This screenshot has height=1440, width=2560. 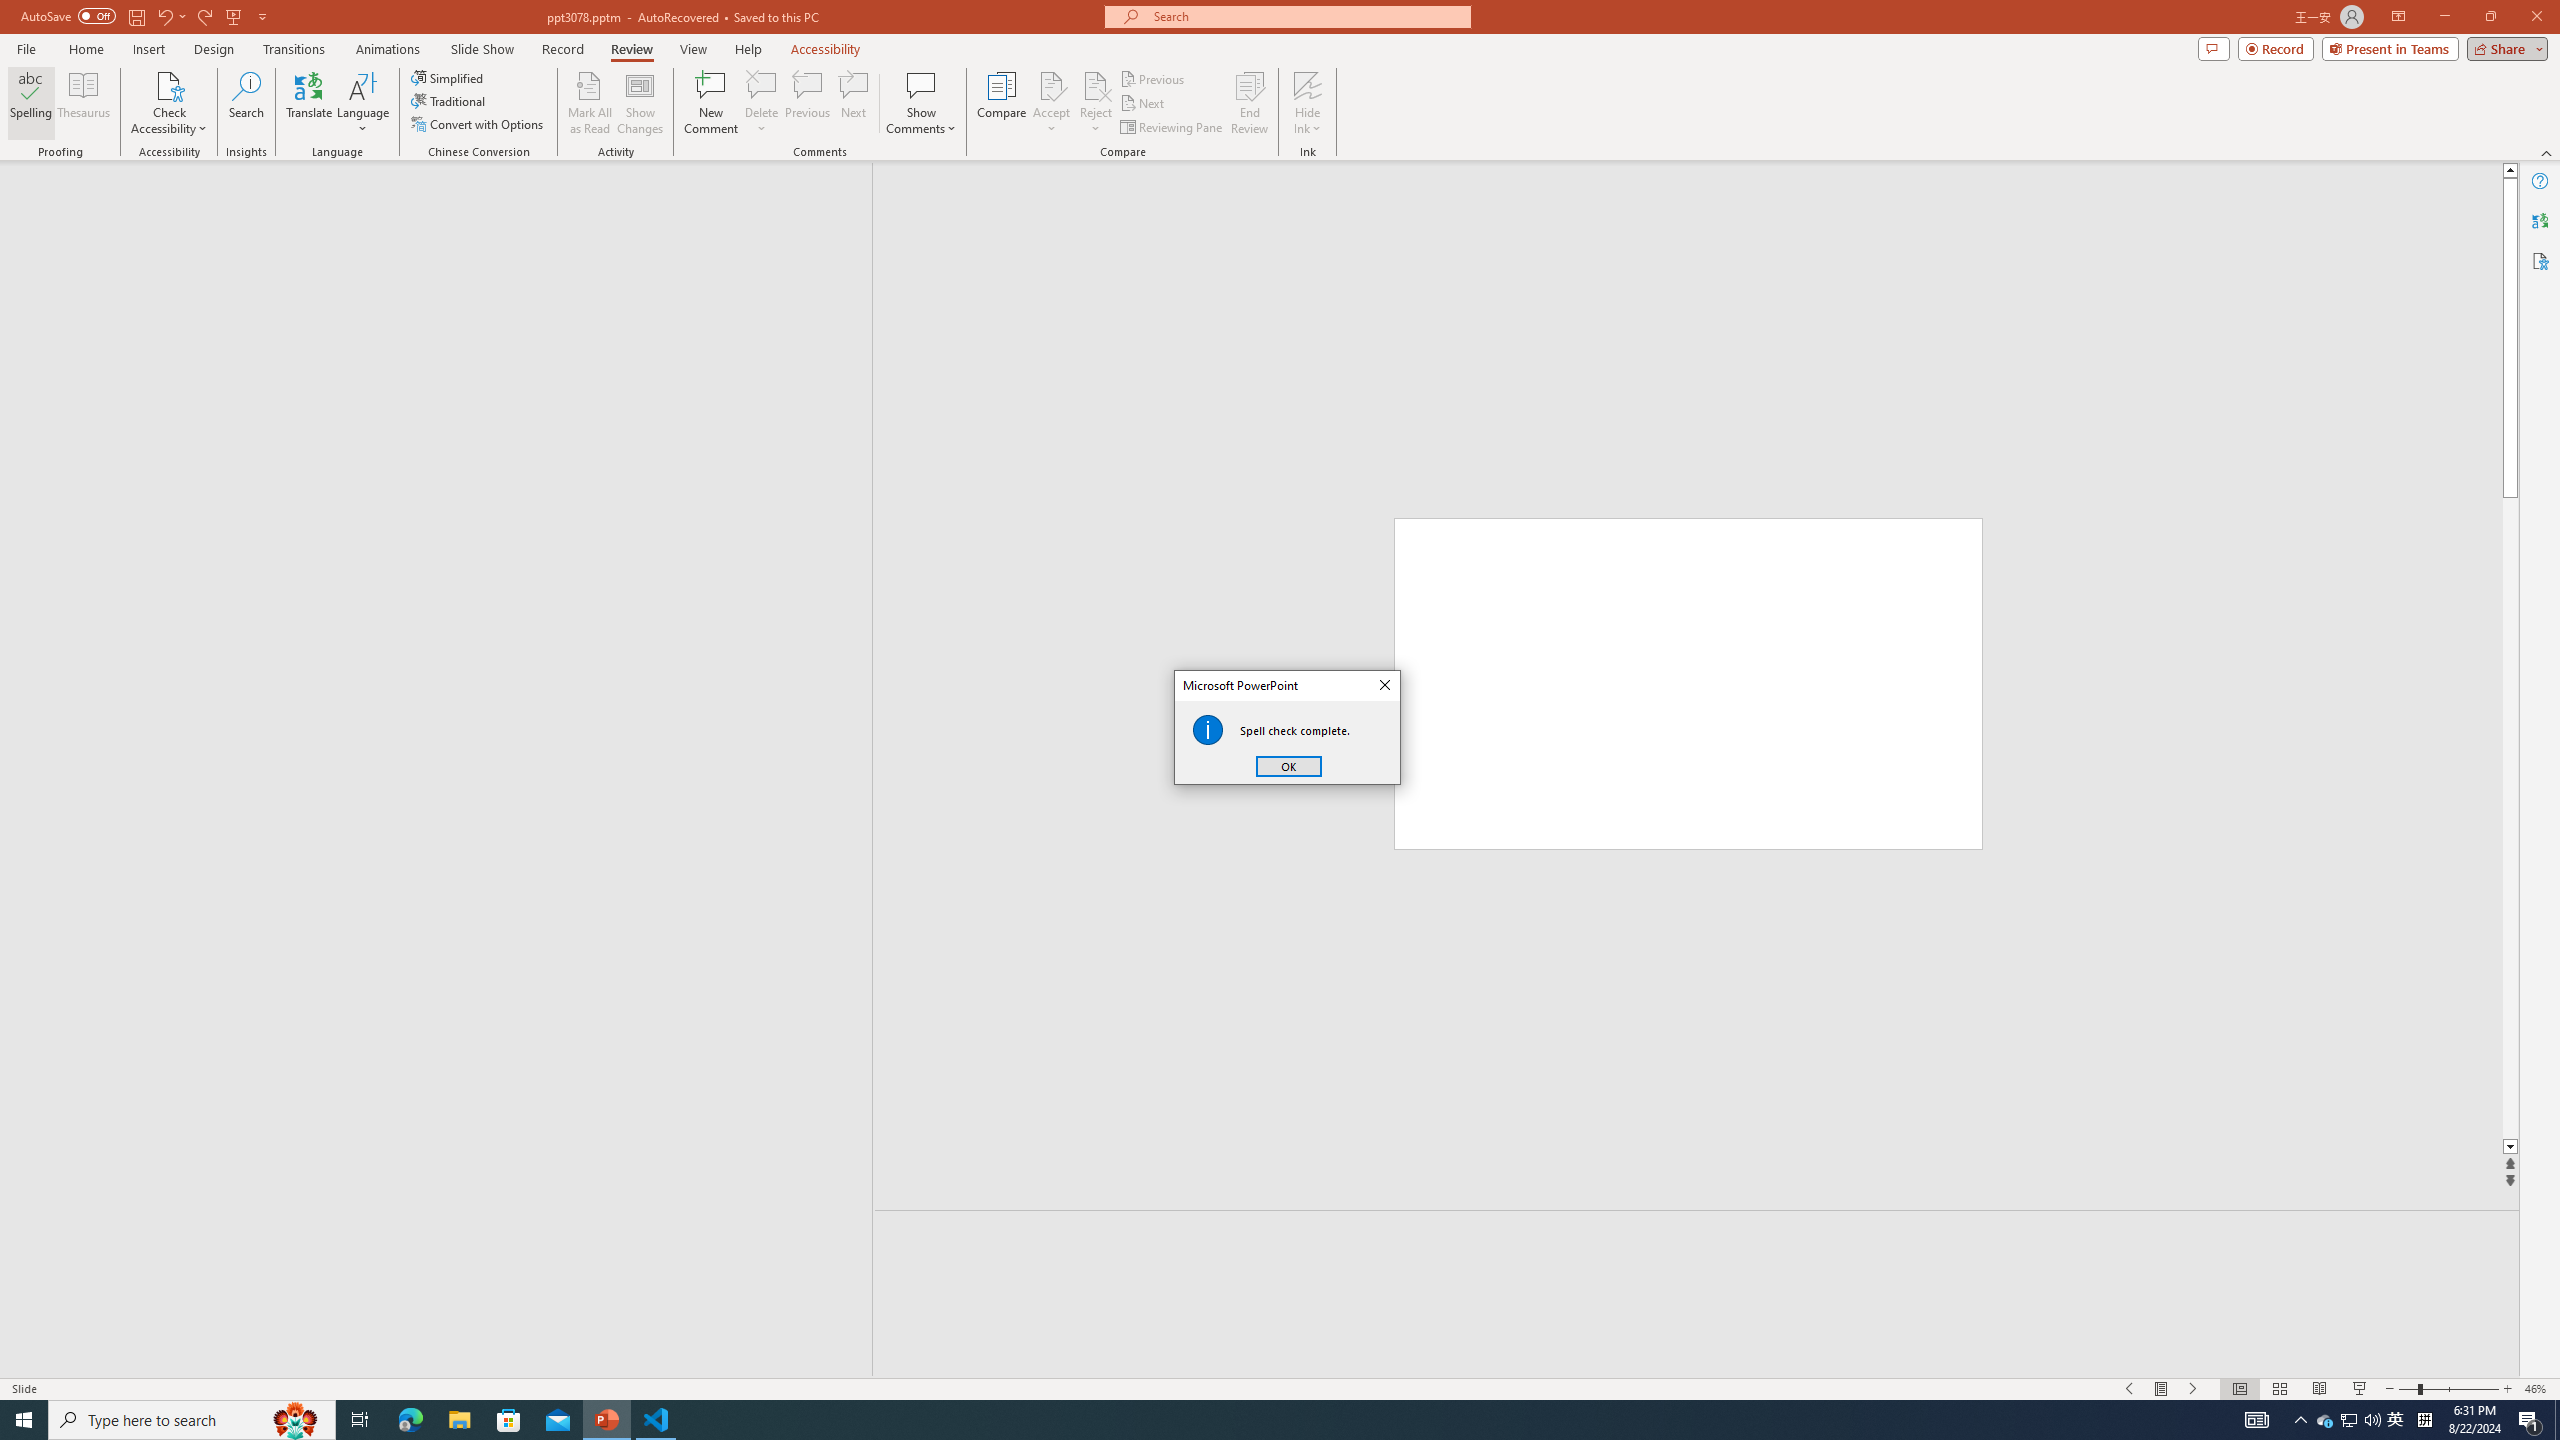 What do you see at coordinates (191, 1418) in the screenshot?
I see `'Type here to search'` at bounding box center [191, 1418].